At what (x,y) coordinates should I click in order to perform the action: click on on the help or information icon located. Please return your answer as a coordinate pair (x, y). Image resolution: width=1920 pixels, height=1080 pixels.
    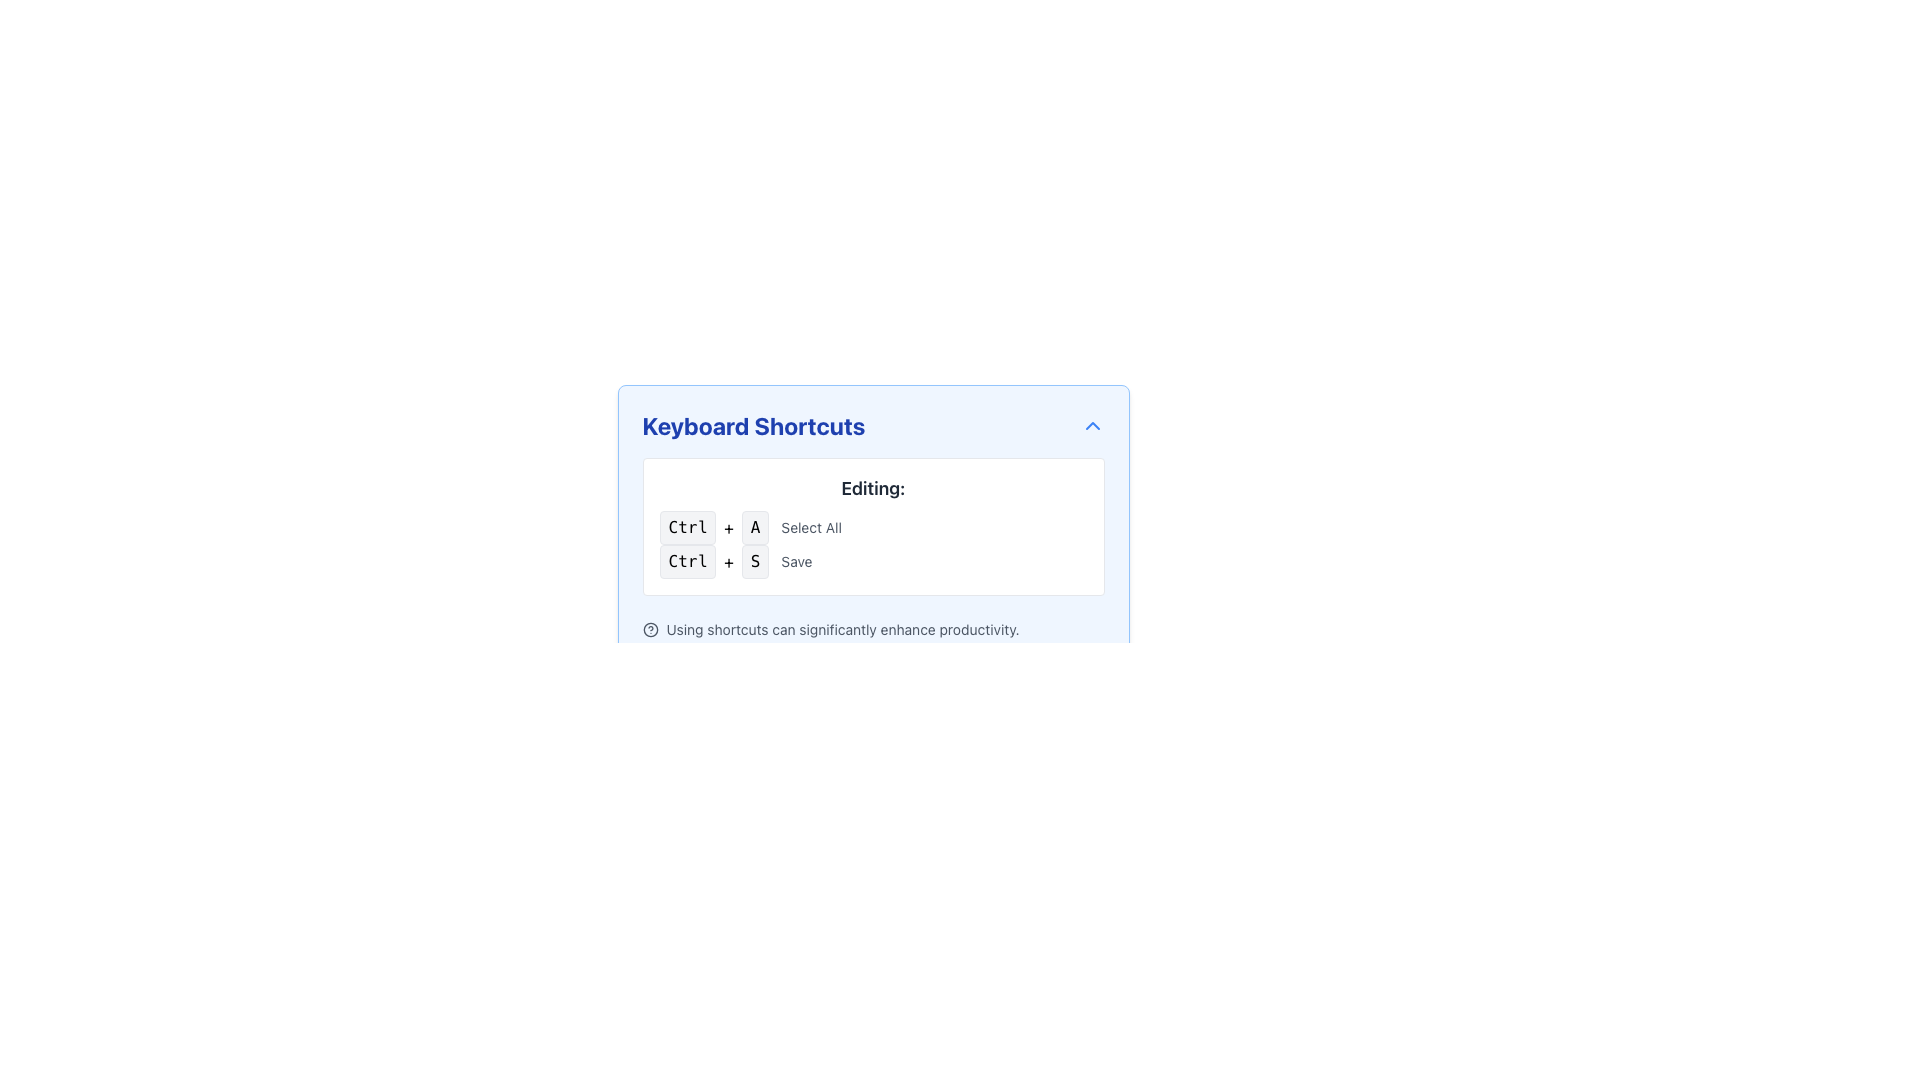
    Looking at the image, I should click on (650, 628).